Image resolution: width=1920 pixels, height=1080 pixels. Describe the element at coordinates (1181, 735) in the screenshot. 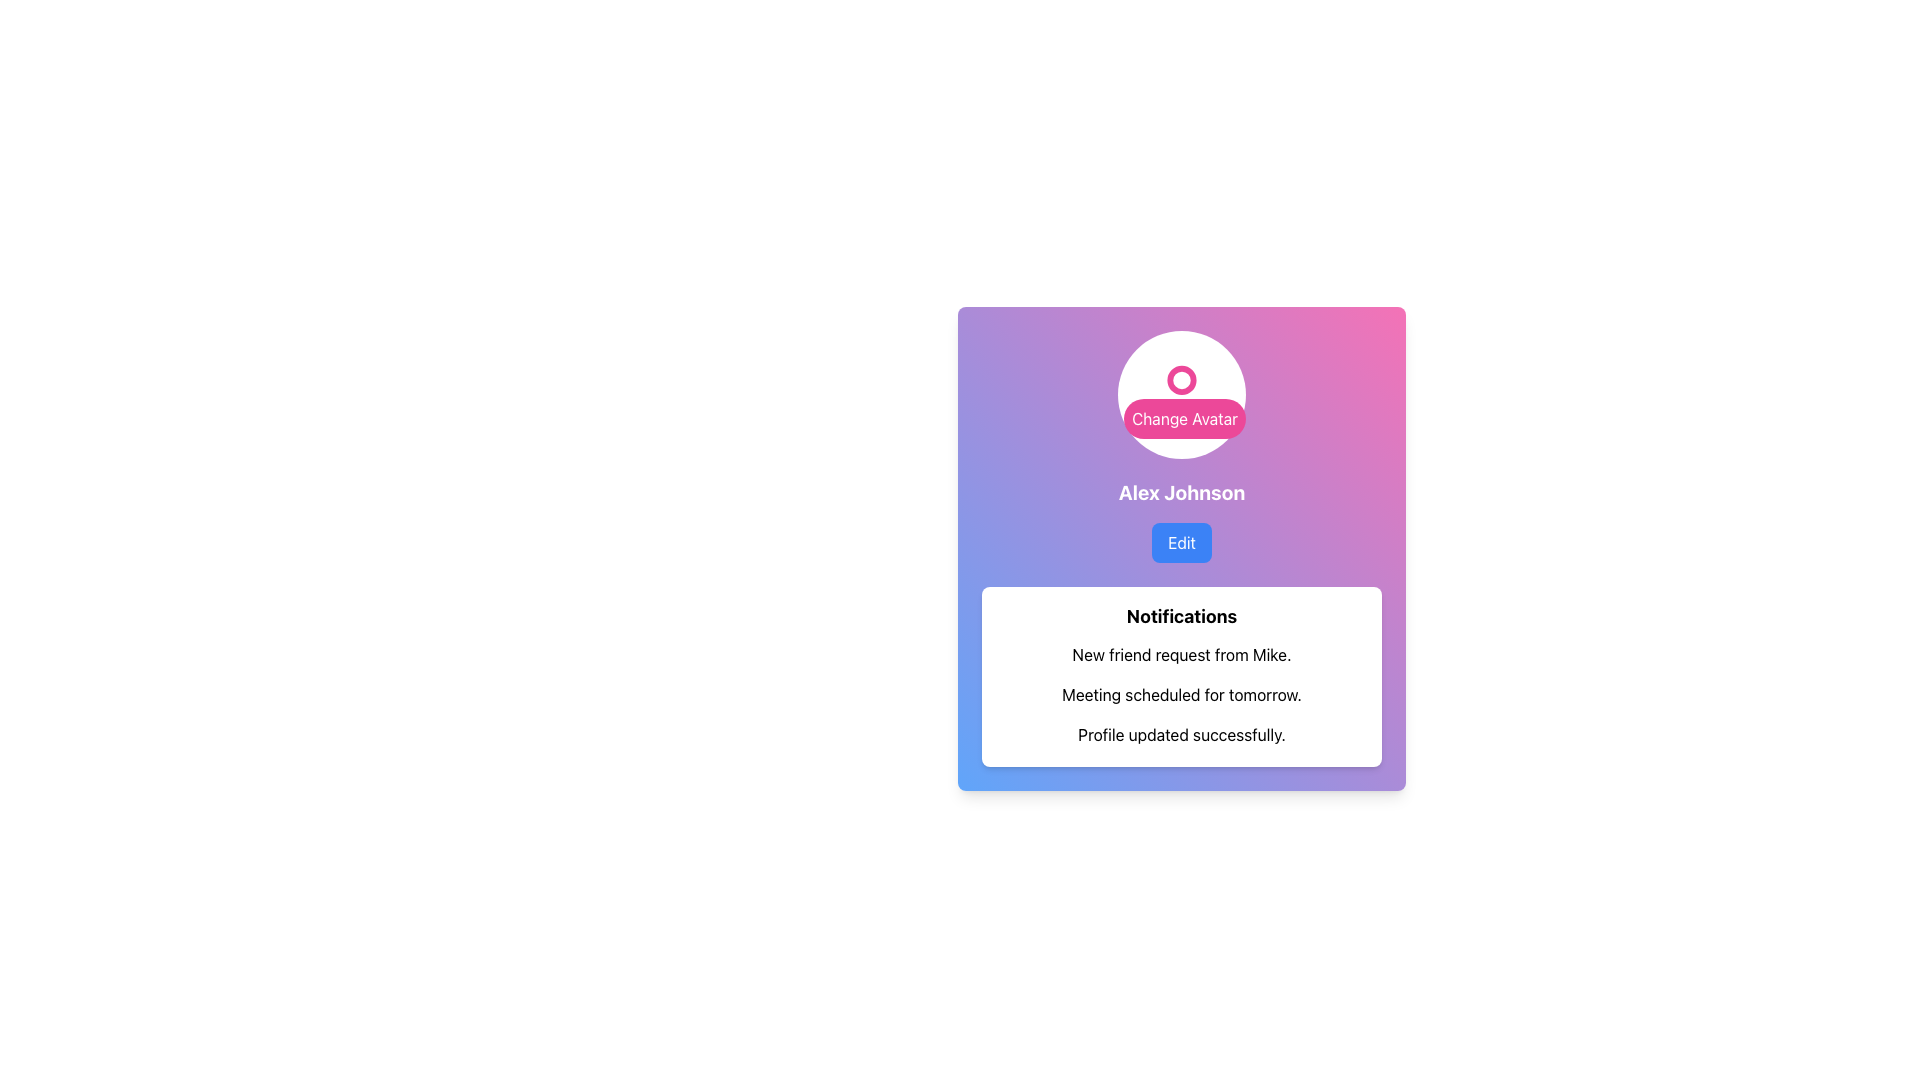

I see `text label that says 'Profile updated successfully.' which is the third notification in a vertical stack of notifications` at that location.